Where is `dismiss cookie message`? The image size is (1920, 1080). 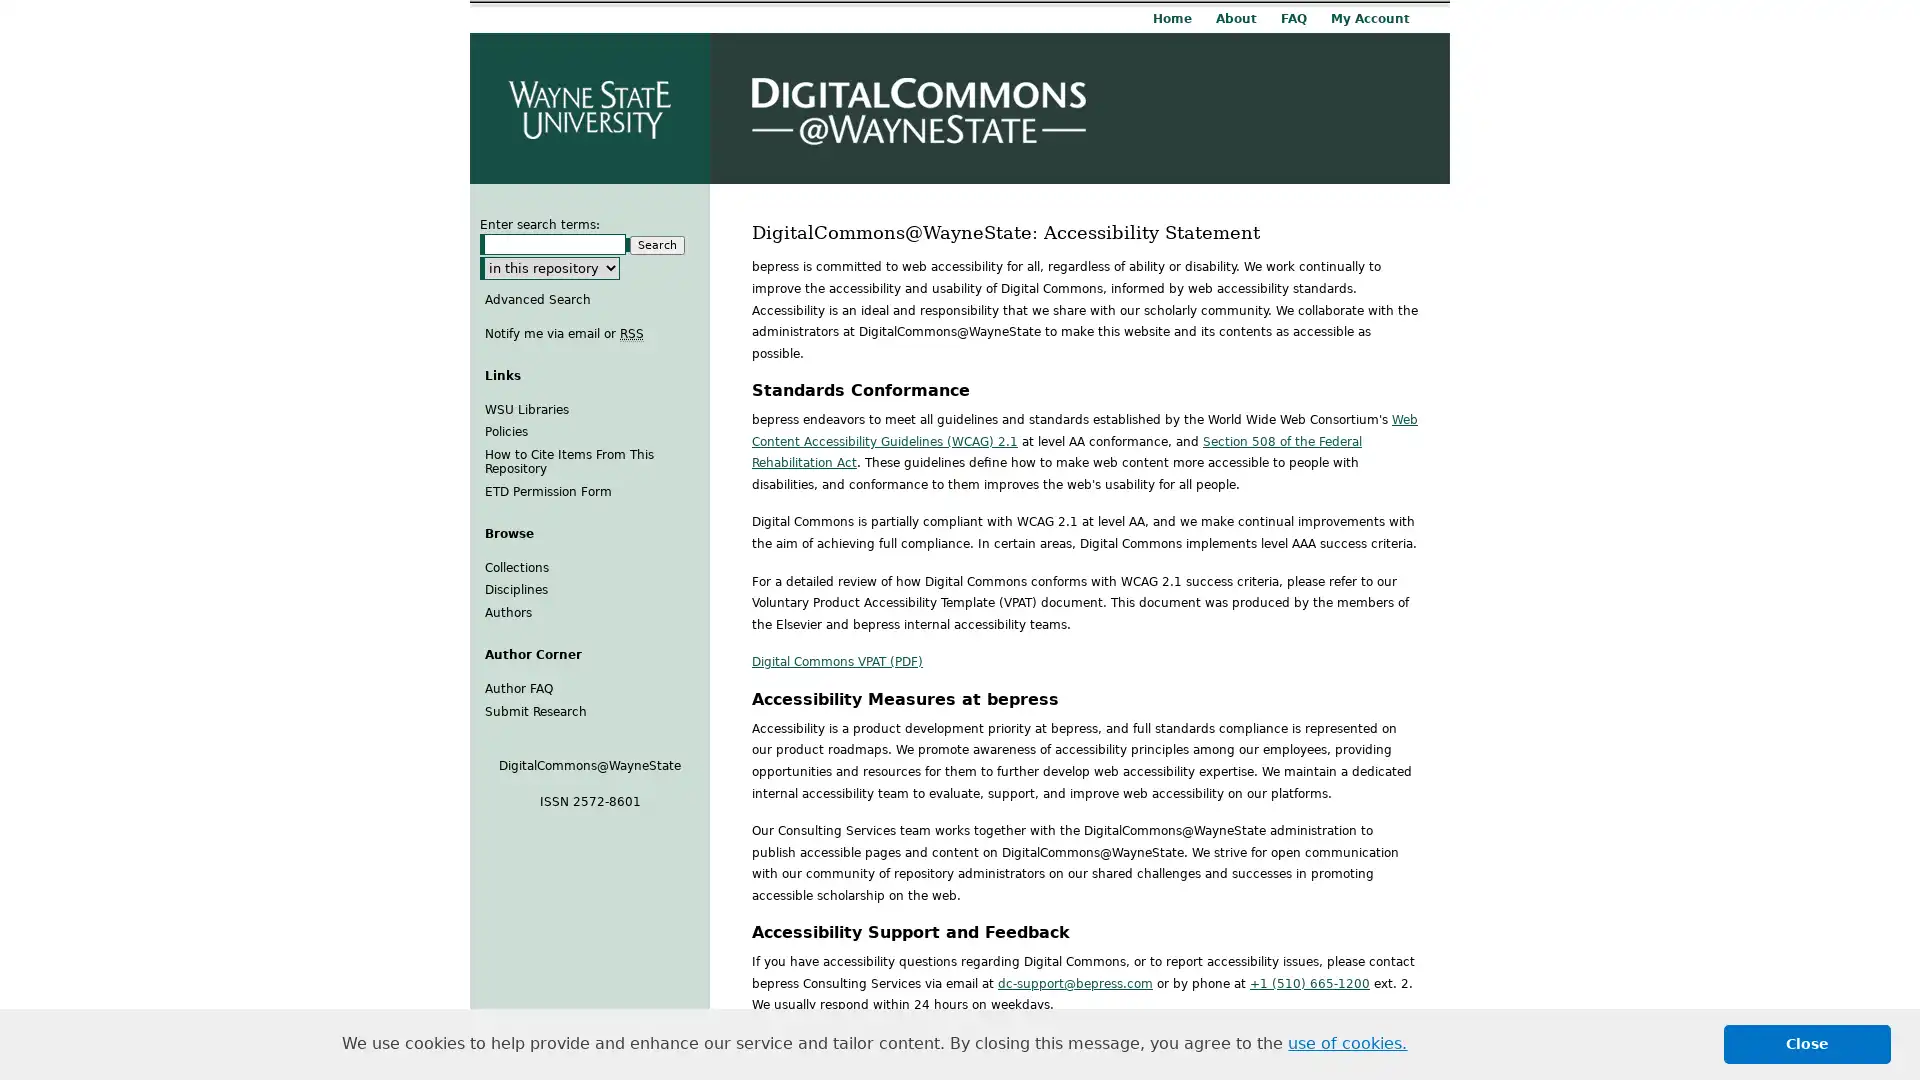
dismiss cookie message is located at coordinates (1807, 1043).